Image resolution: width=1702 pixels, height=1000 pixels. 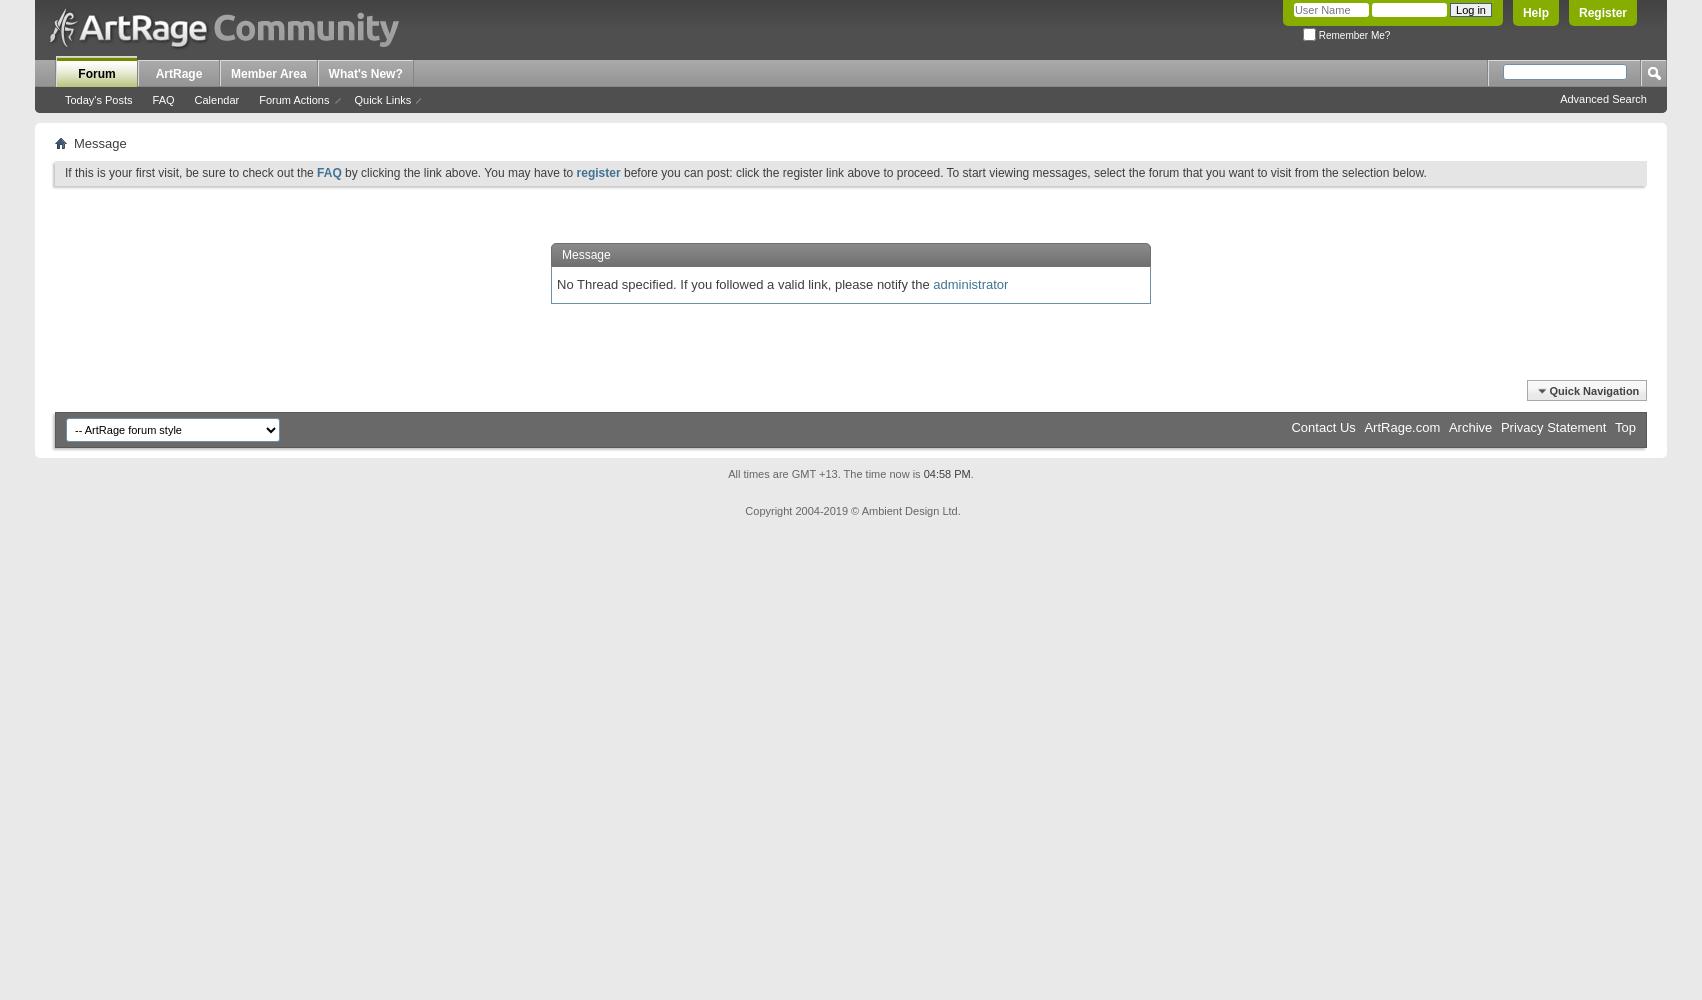 What do you see at coordinates (1448, 426) in the screenshot?
I see `'Archive'` at bounding box center [1448, 426].